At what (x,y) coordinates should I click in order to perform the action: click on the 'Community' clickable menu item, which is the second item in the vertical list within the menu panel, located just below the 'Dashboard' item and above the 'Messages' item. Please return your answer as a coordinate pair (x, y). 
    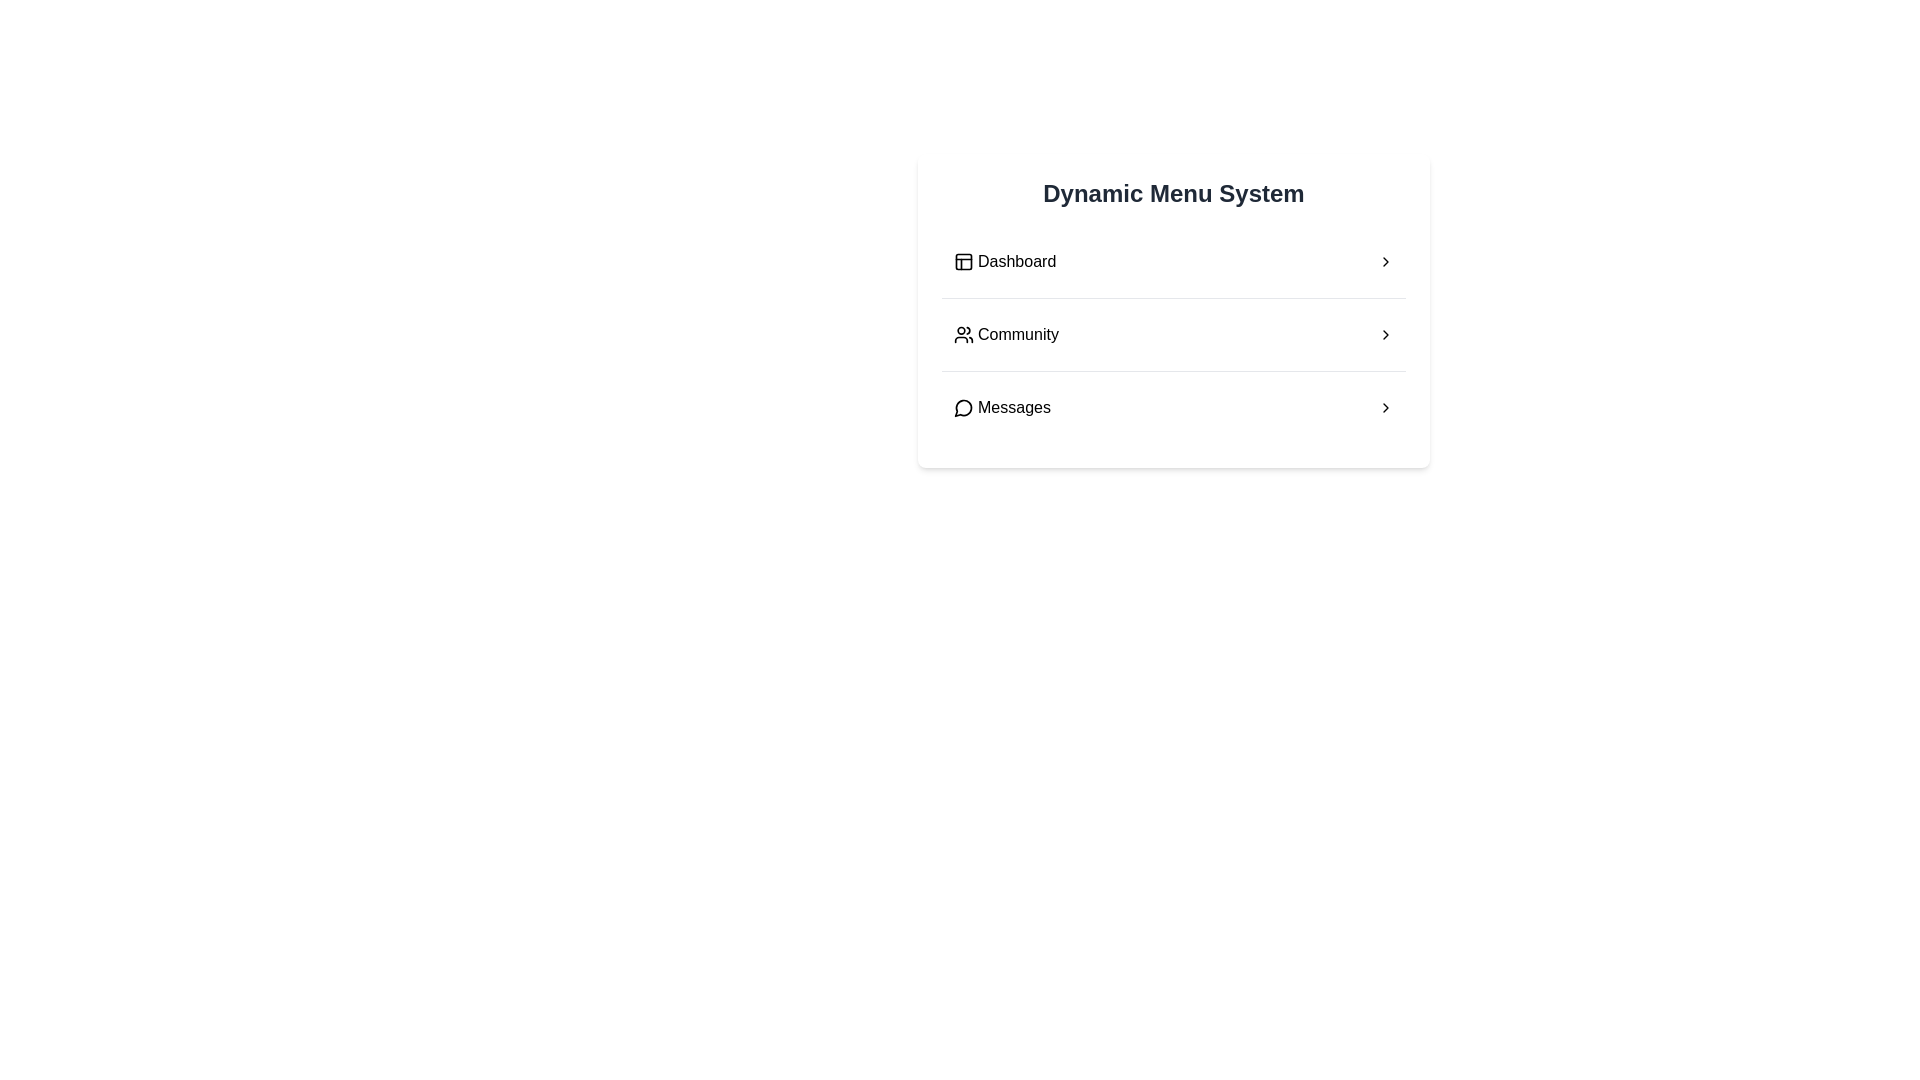
    Looking at the image, I should click on (1174, 334).